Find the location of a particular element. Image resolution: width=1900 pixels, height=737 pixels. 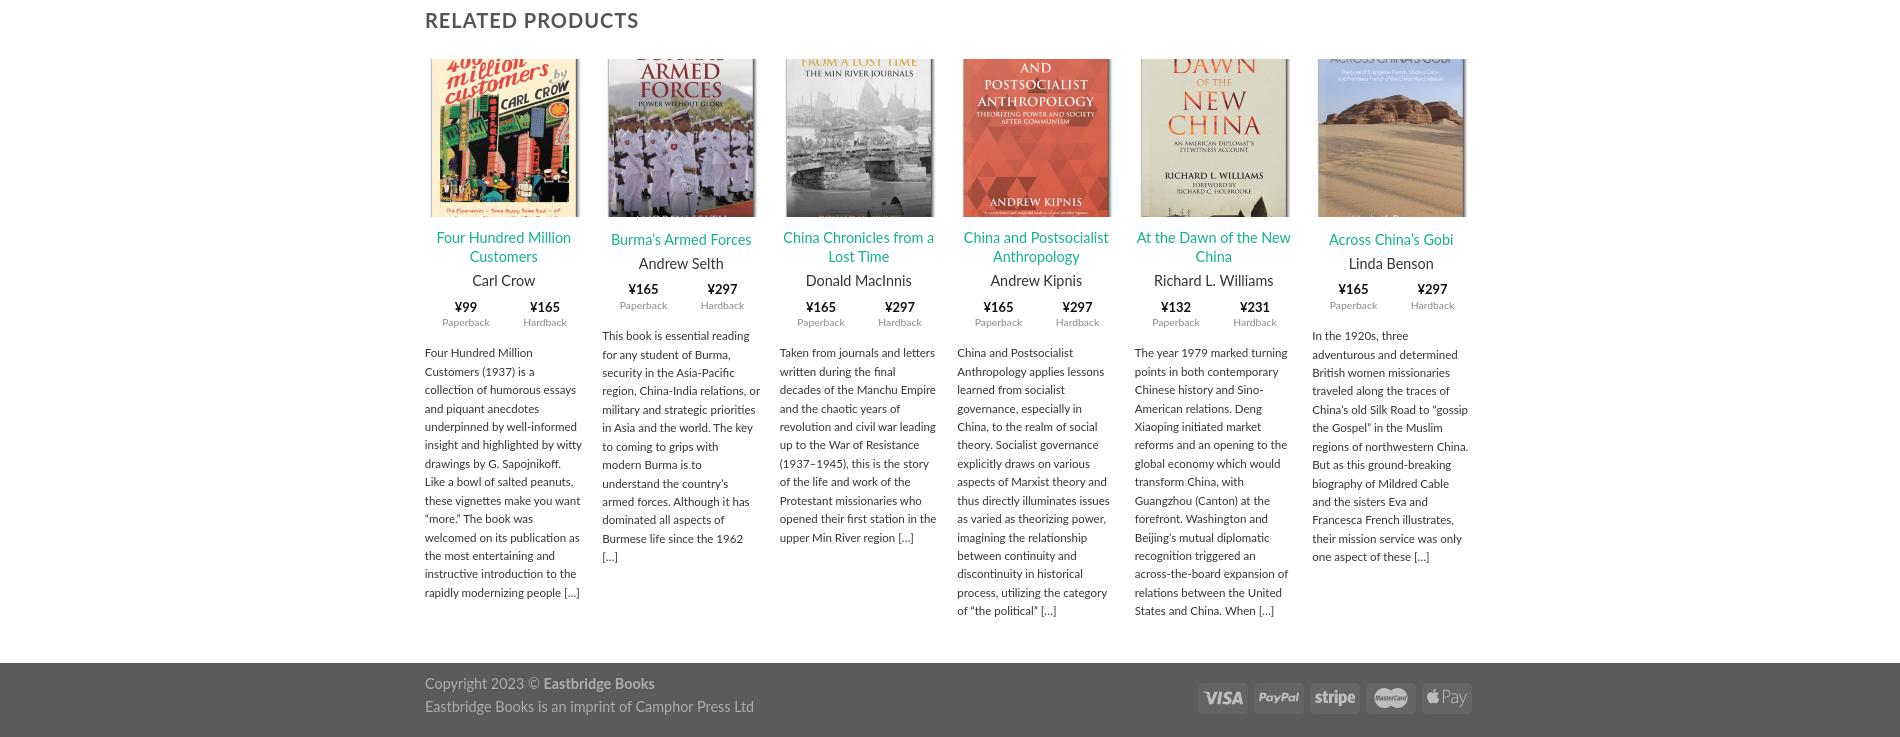

'At the Dawn of the New China' is located at coordinates (1211, 246).